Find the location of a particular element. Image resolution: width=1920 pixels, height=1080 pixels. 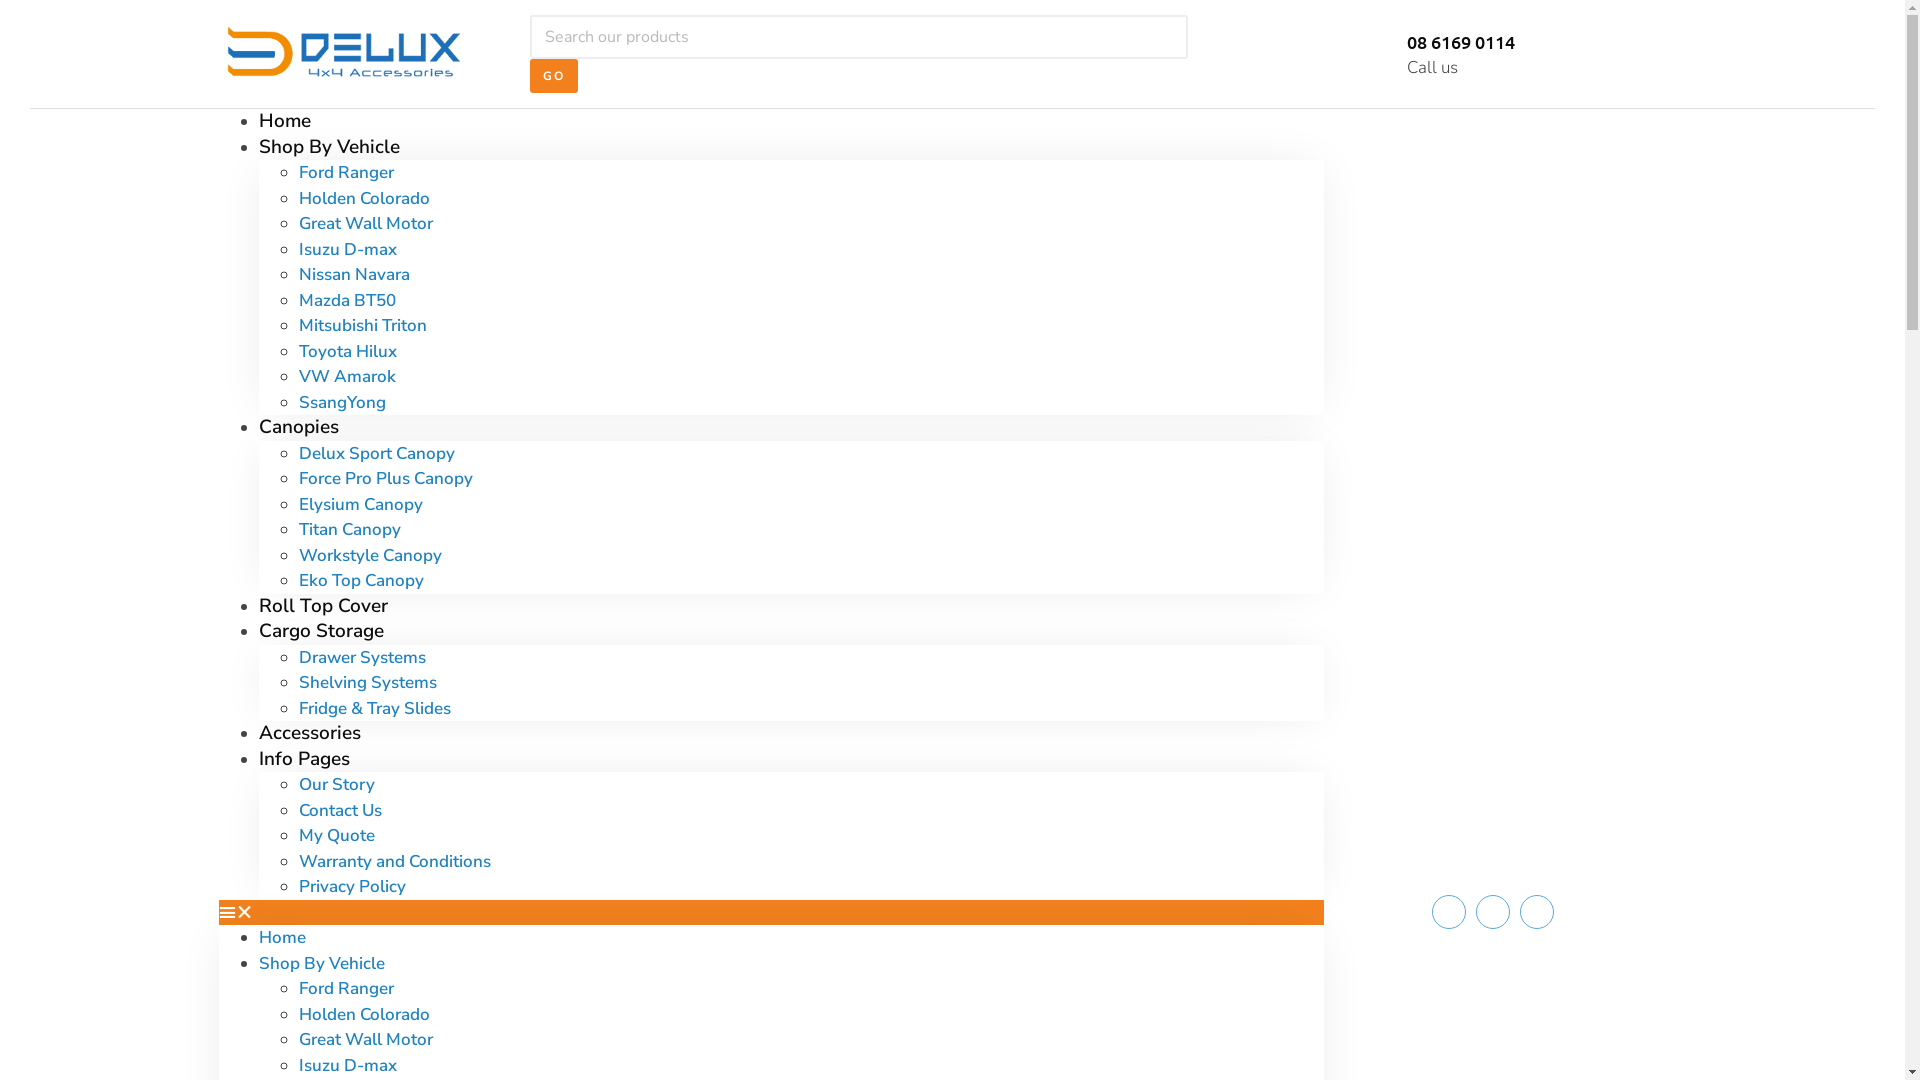

'Canopies' is located at coordinates (257, 426).